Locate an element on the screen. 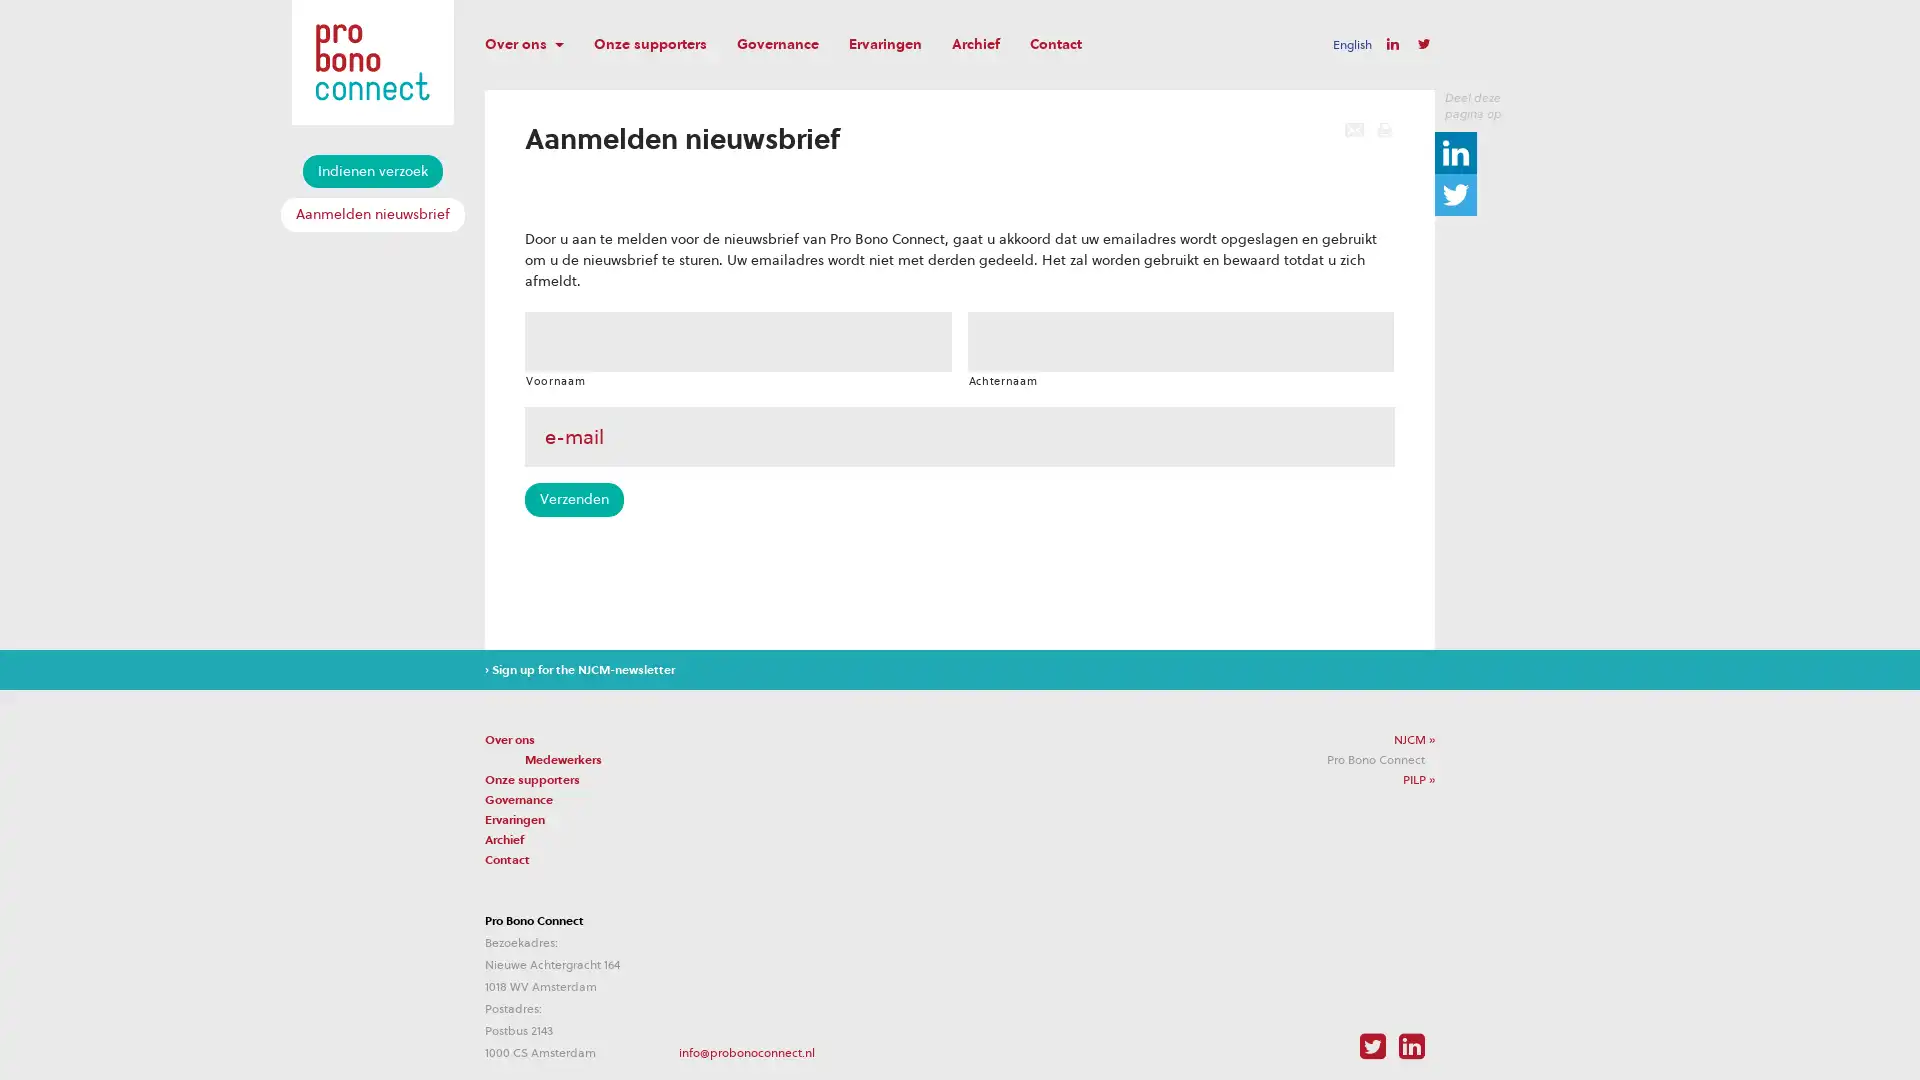  Verzenden is located at coordinates (573, 498).